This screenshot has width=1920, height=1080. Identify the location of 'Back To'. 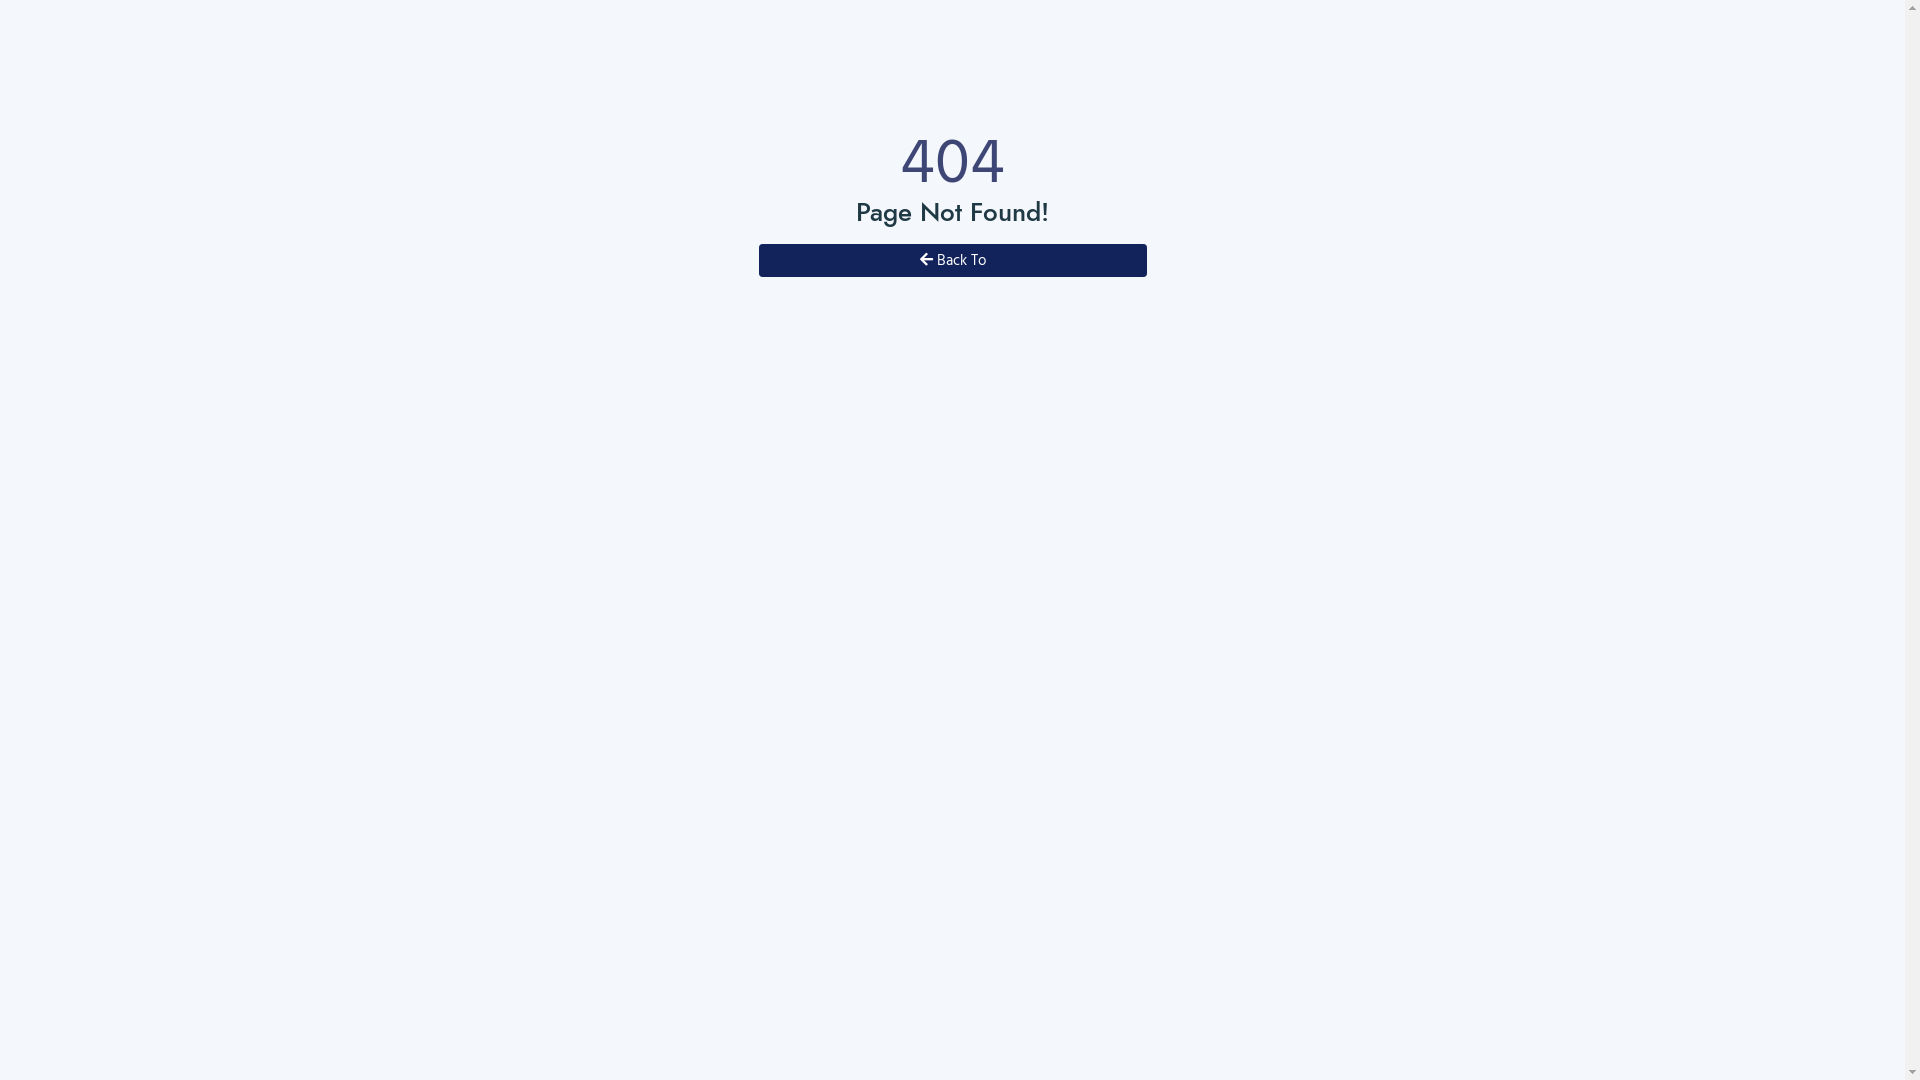
(950, 259).